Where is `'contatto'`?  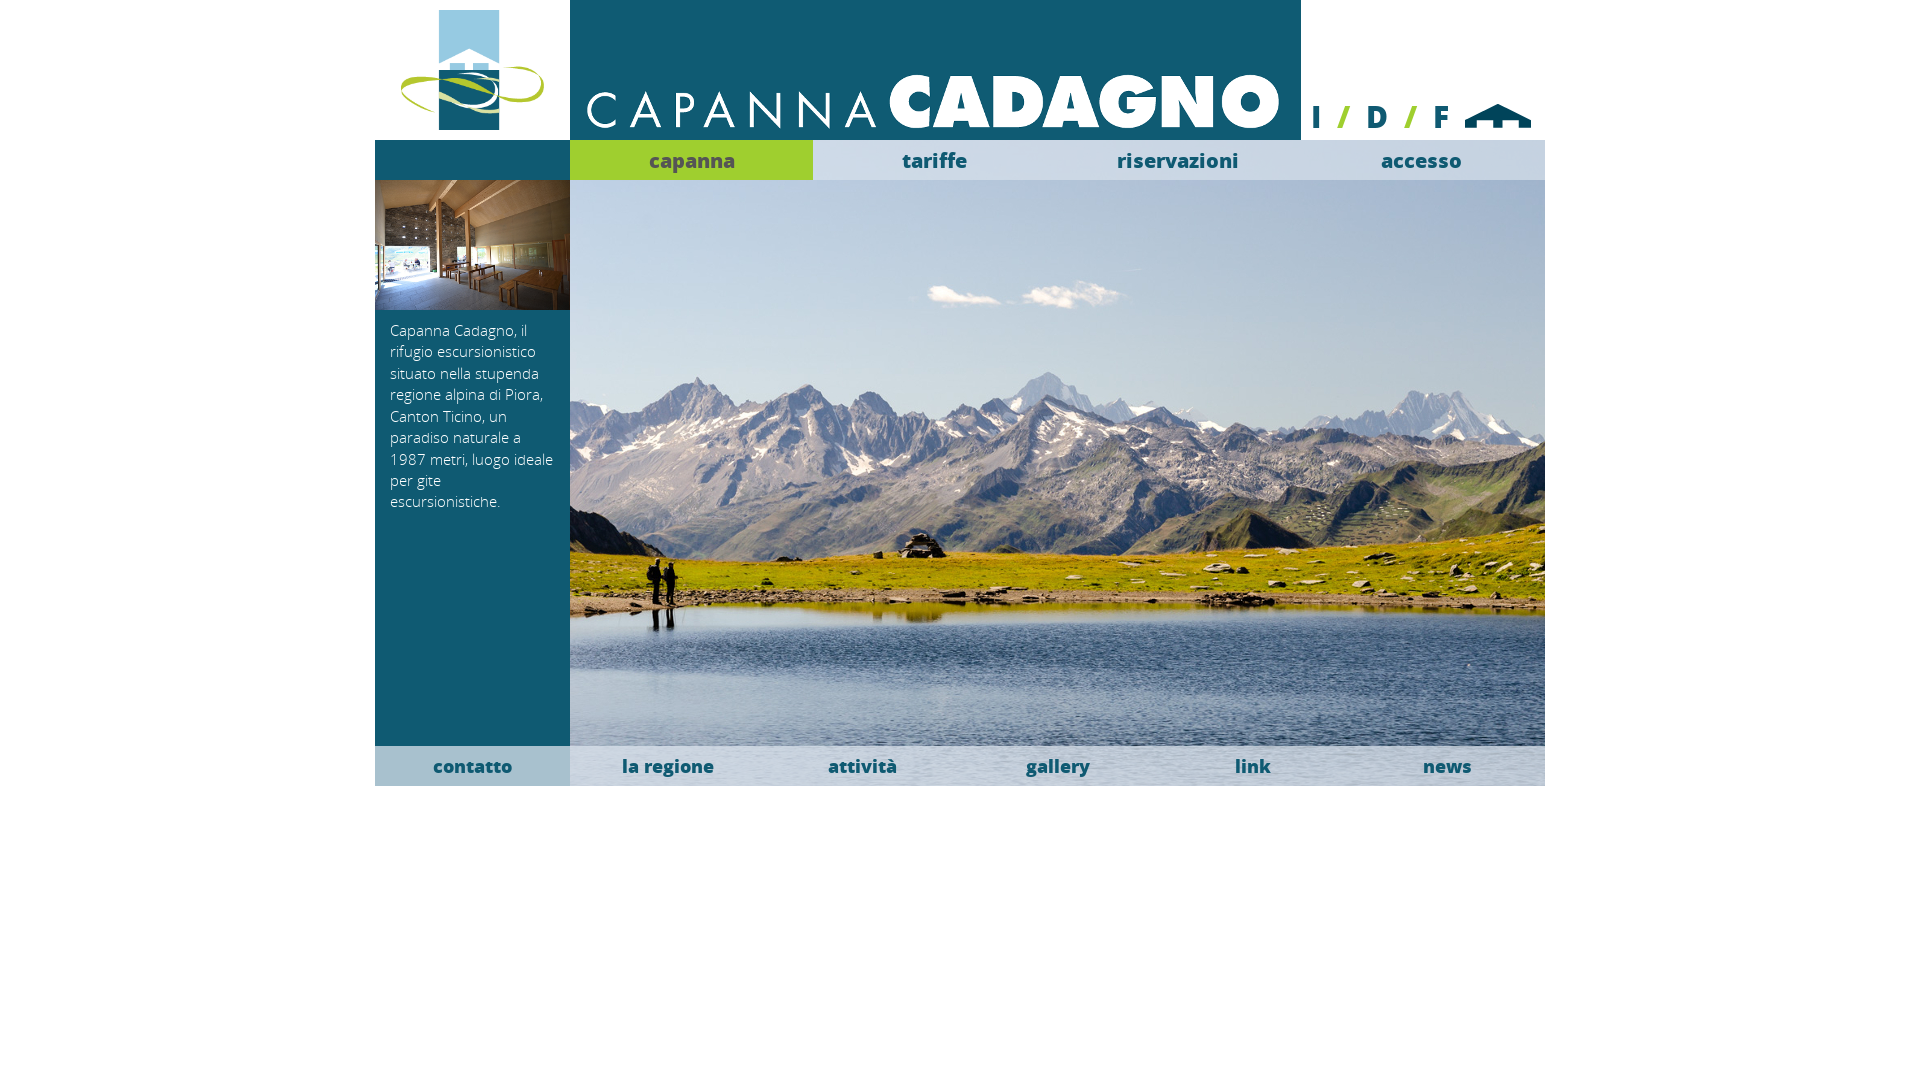
'contatto' is located at coordinates (471, 765).